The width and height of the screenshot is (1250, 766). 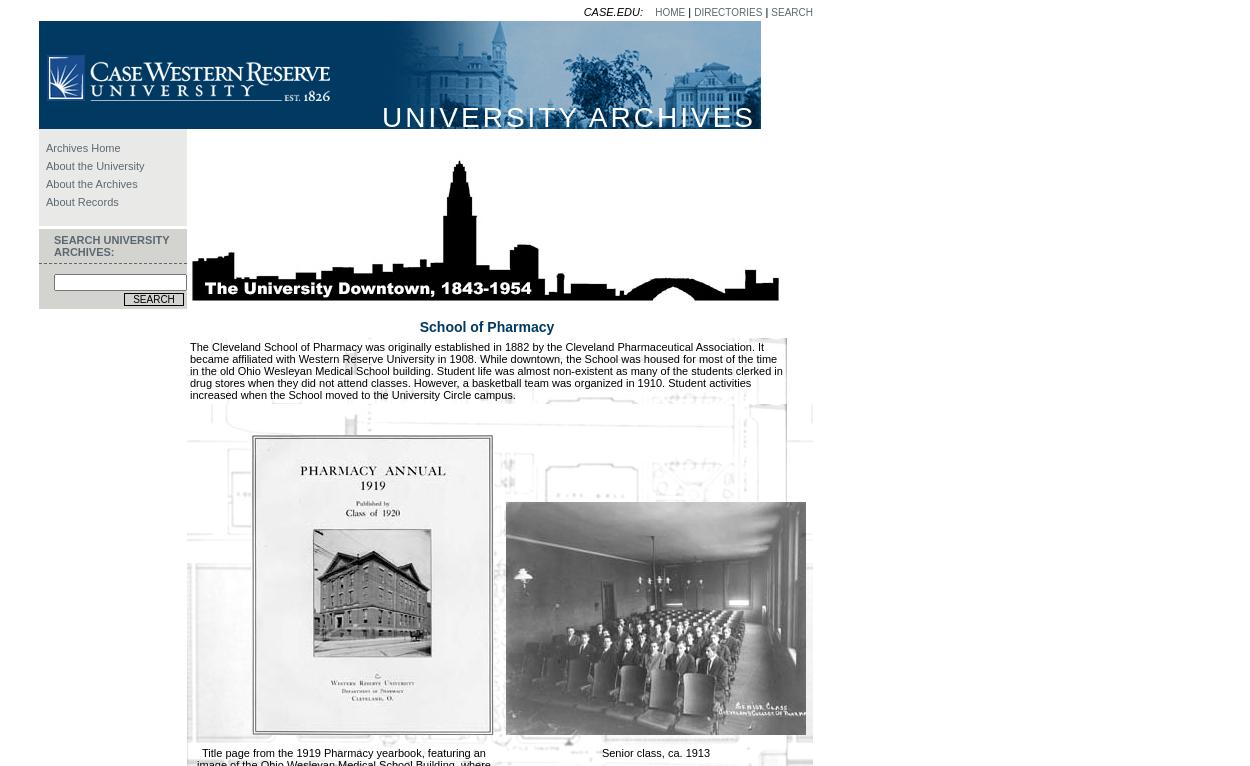 I want to click on 'School of Pharmacy', so click(x=485, y=326).